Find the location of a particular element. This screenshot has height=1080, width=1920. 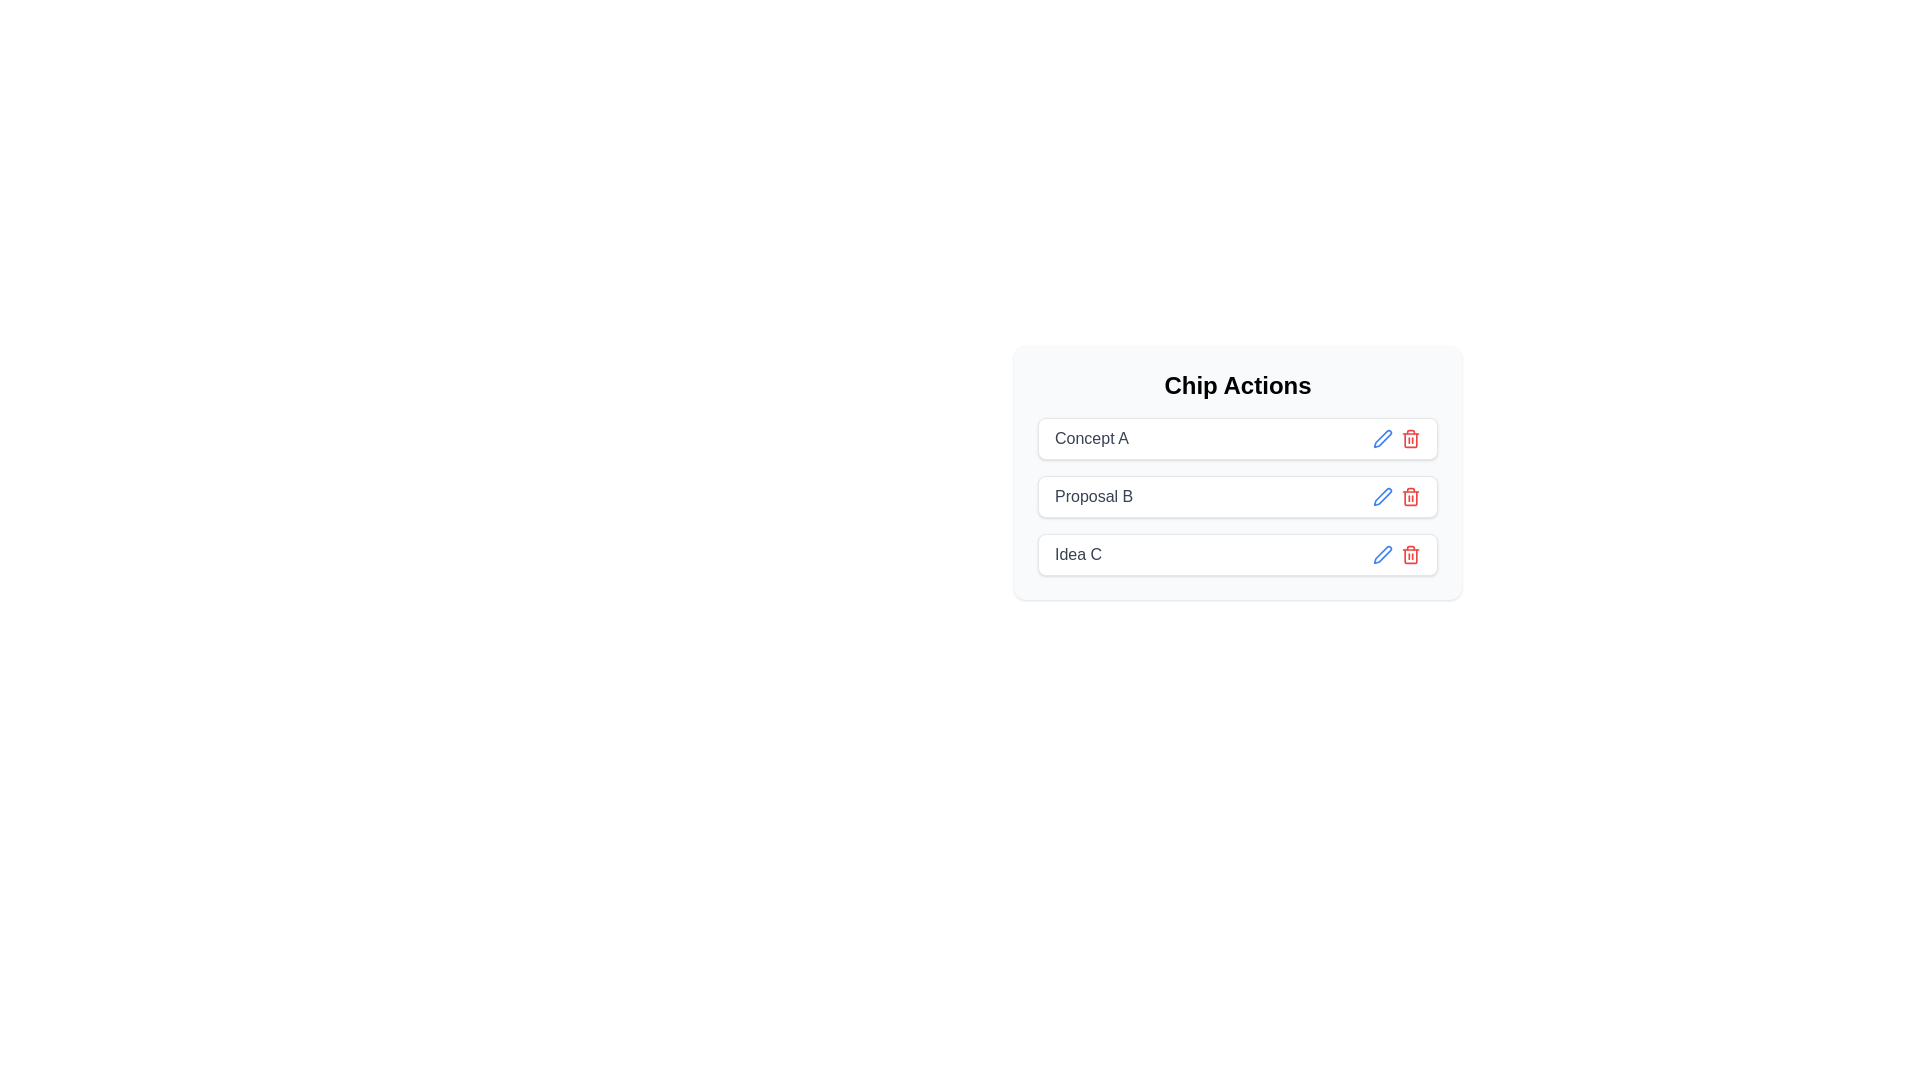

delete button next to the chip labeled Concept A is located at coordinates (1410, 438).